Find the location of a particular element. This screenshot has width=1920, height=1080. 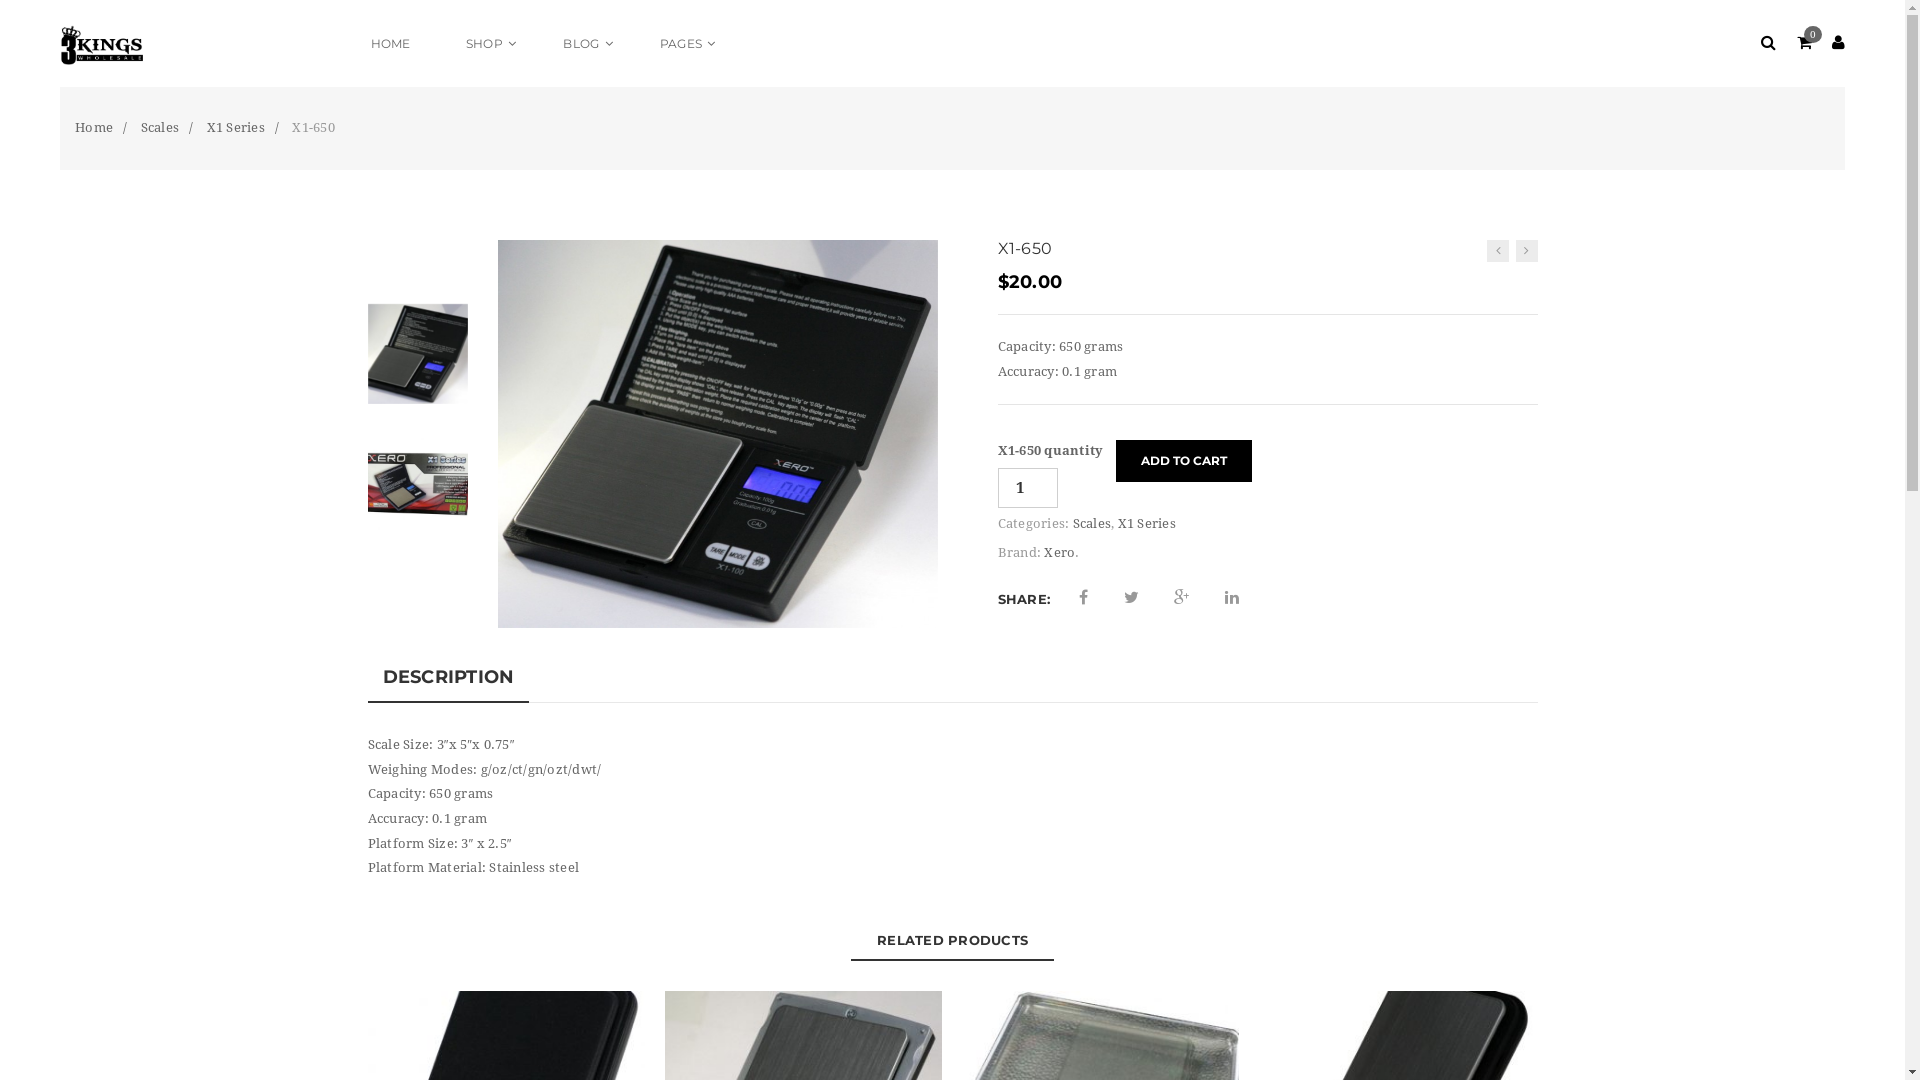

'Qty' is located at coordinates (998, 488).